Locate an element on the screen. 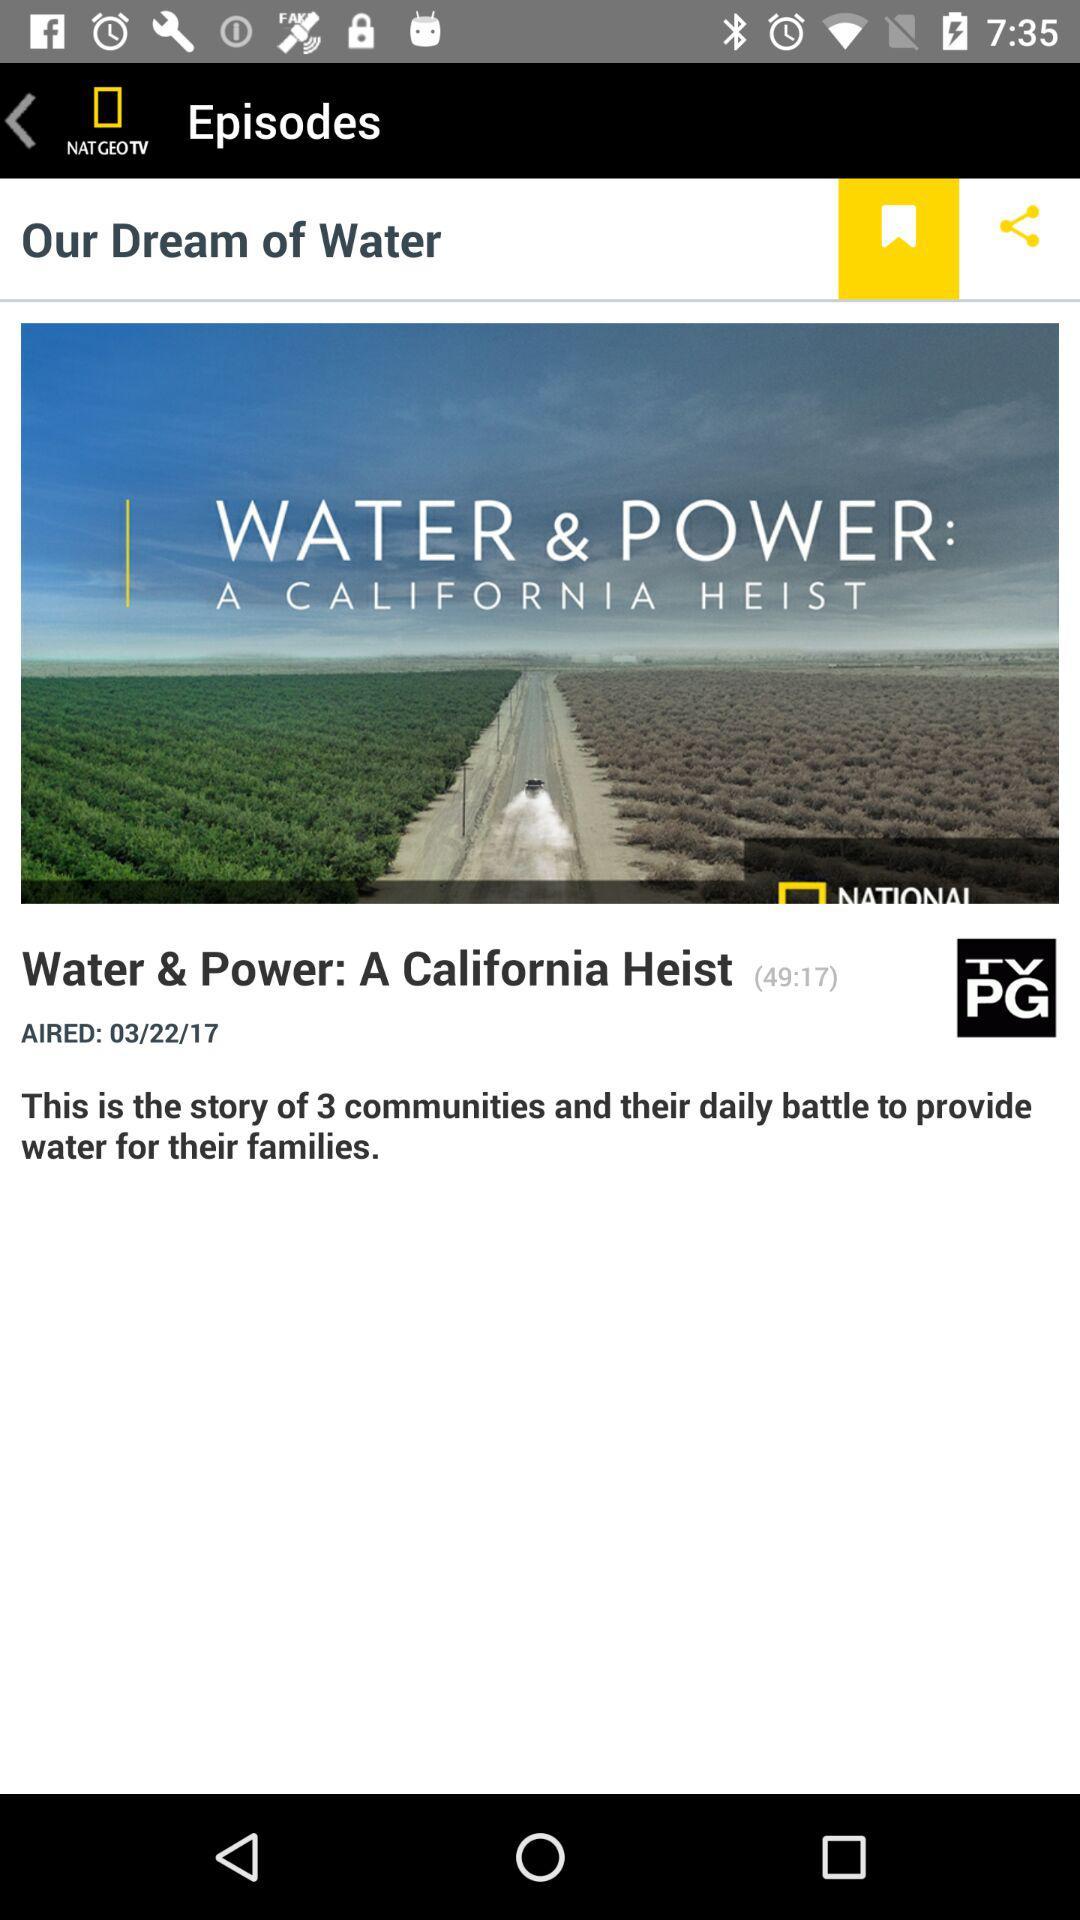 Image resolution: width=1080 pixels, height=1920 pixels. the icon next to the episodes icon is located at coordinates (108, 119).